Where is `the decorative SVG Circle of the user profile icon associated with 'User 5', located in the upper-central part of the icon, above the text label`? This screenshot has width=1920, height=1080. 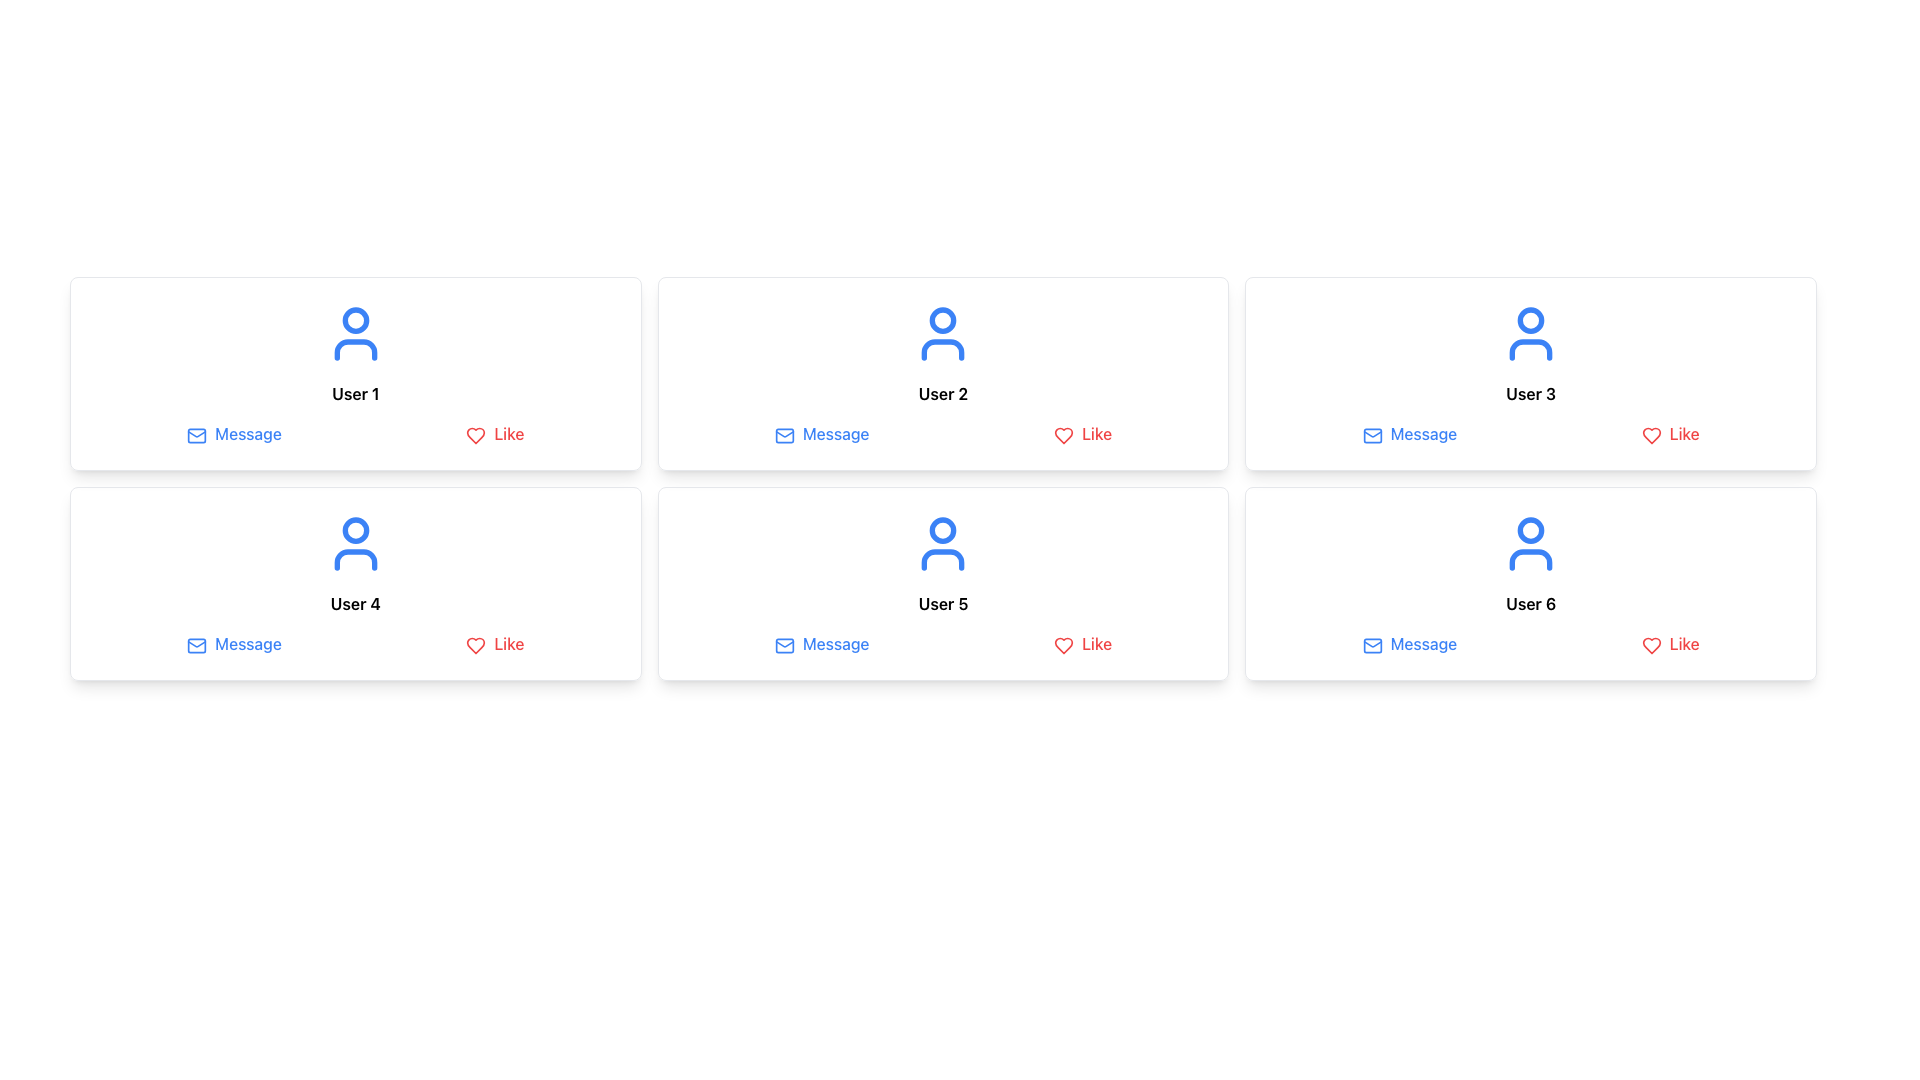 the decorative SVG Circle of the user profile icon associated with 'User 5', located in the upper-central part of the icon, above the text label is located at coordinates (942, 529).